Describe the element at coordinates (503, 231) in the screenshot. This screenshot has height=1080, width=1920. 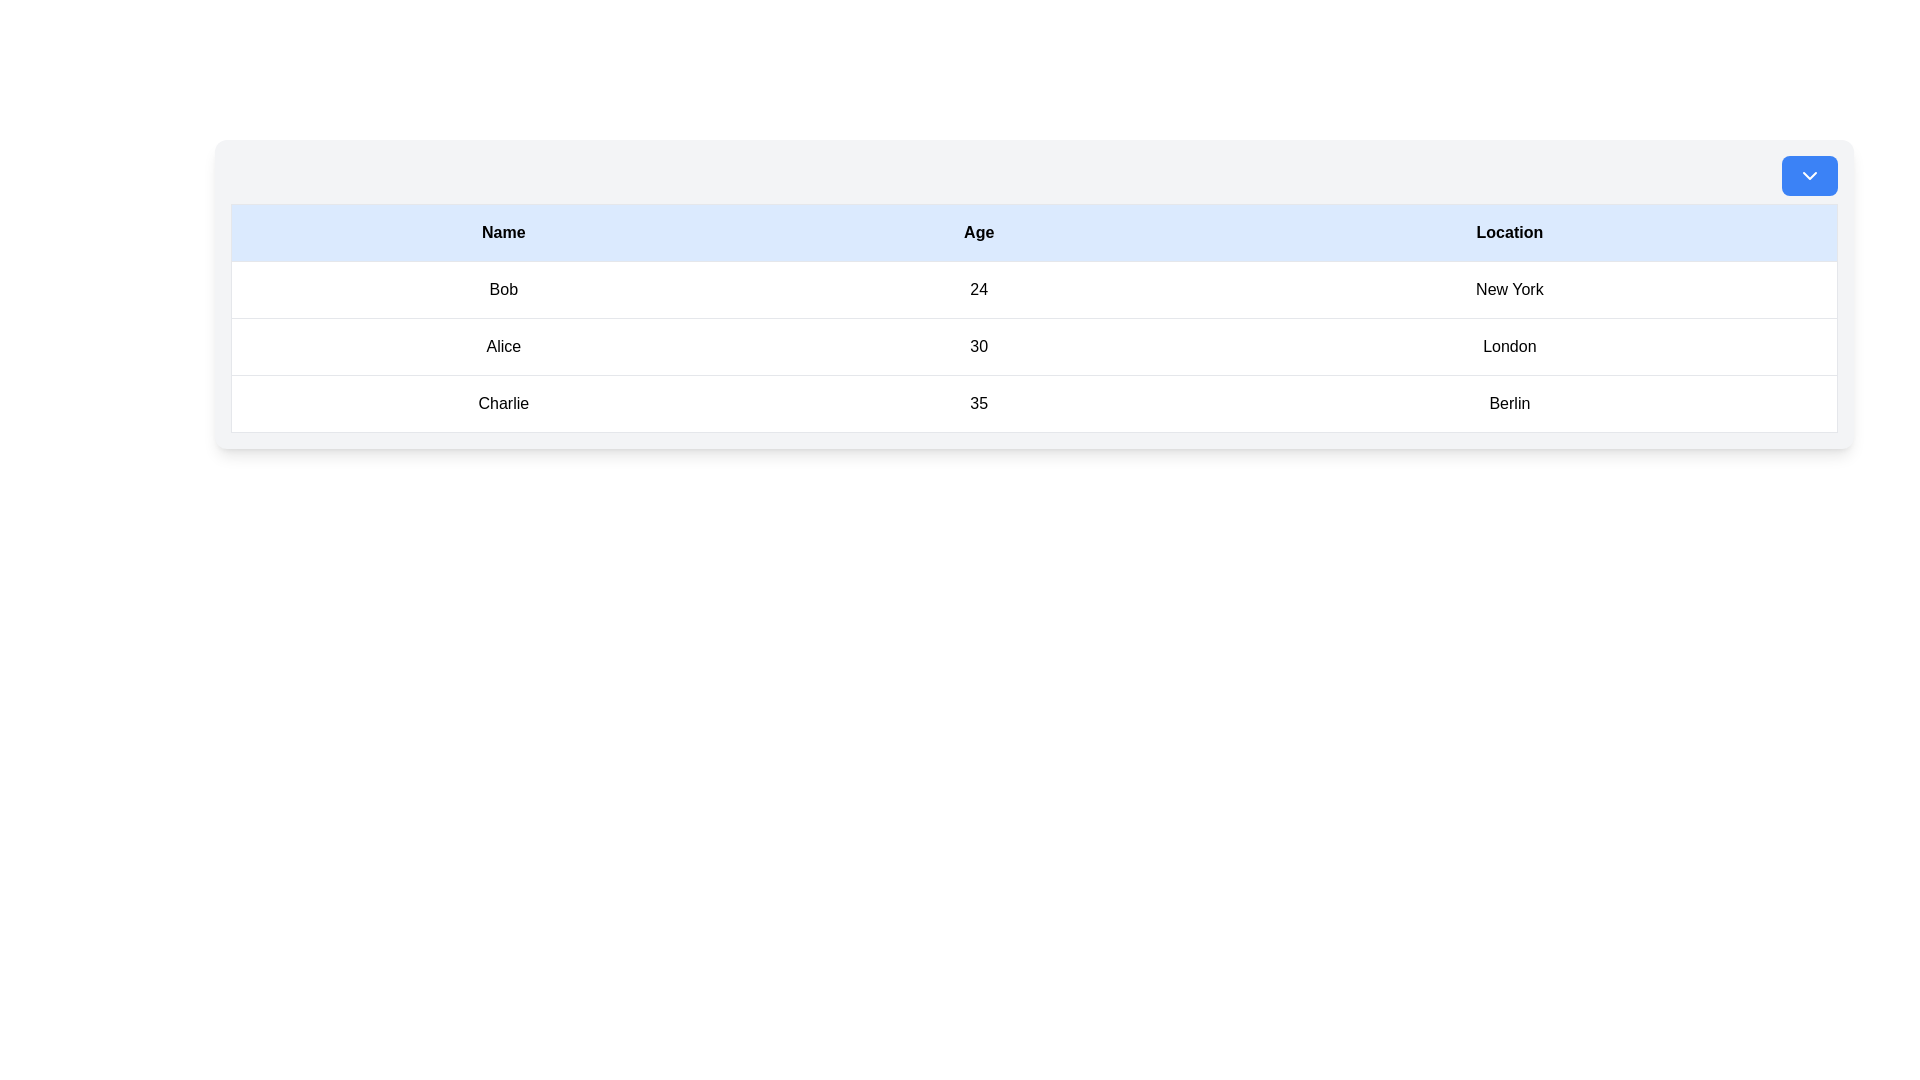
I see `the header cell for the first column of the data table that lists names of individuals, located at the top-left of the table` at that location.